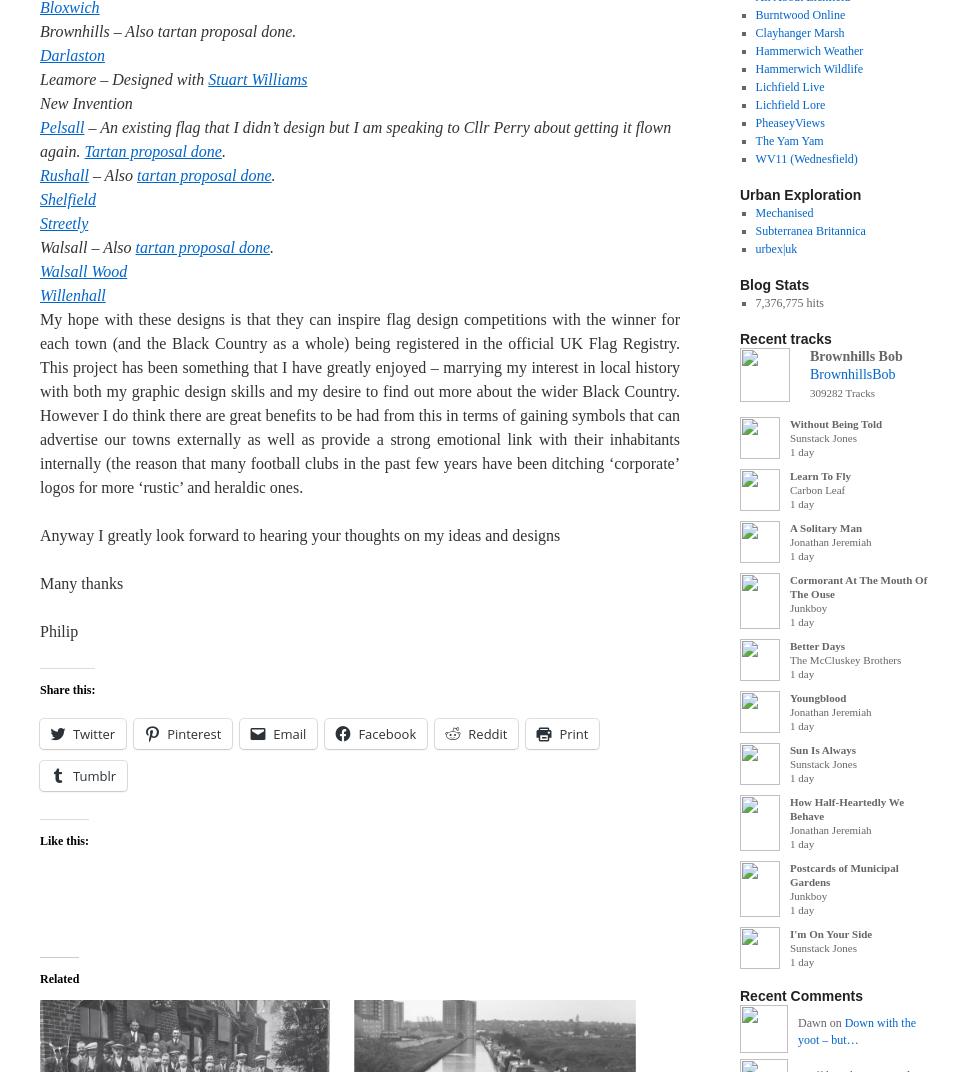 This screenshot has height=1072, width=980. I want to click on 'Leamore – Designed with', so click(123, 79).